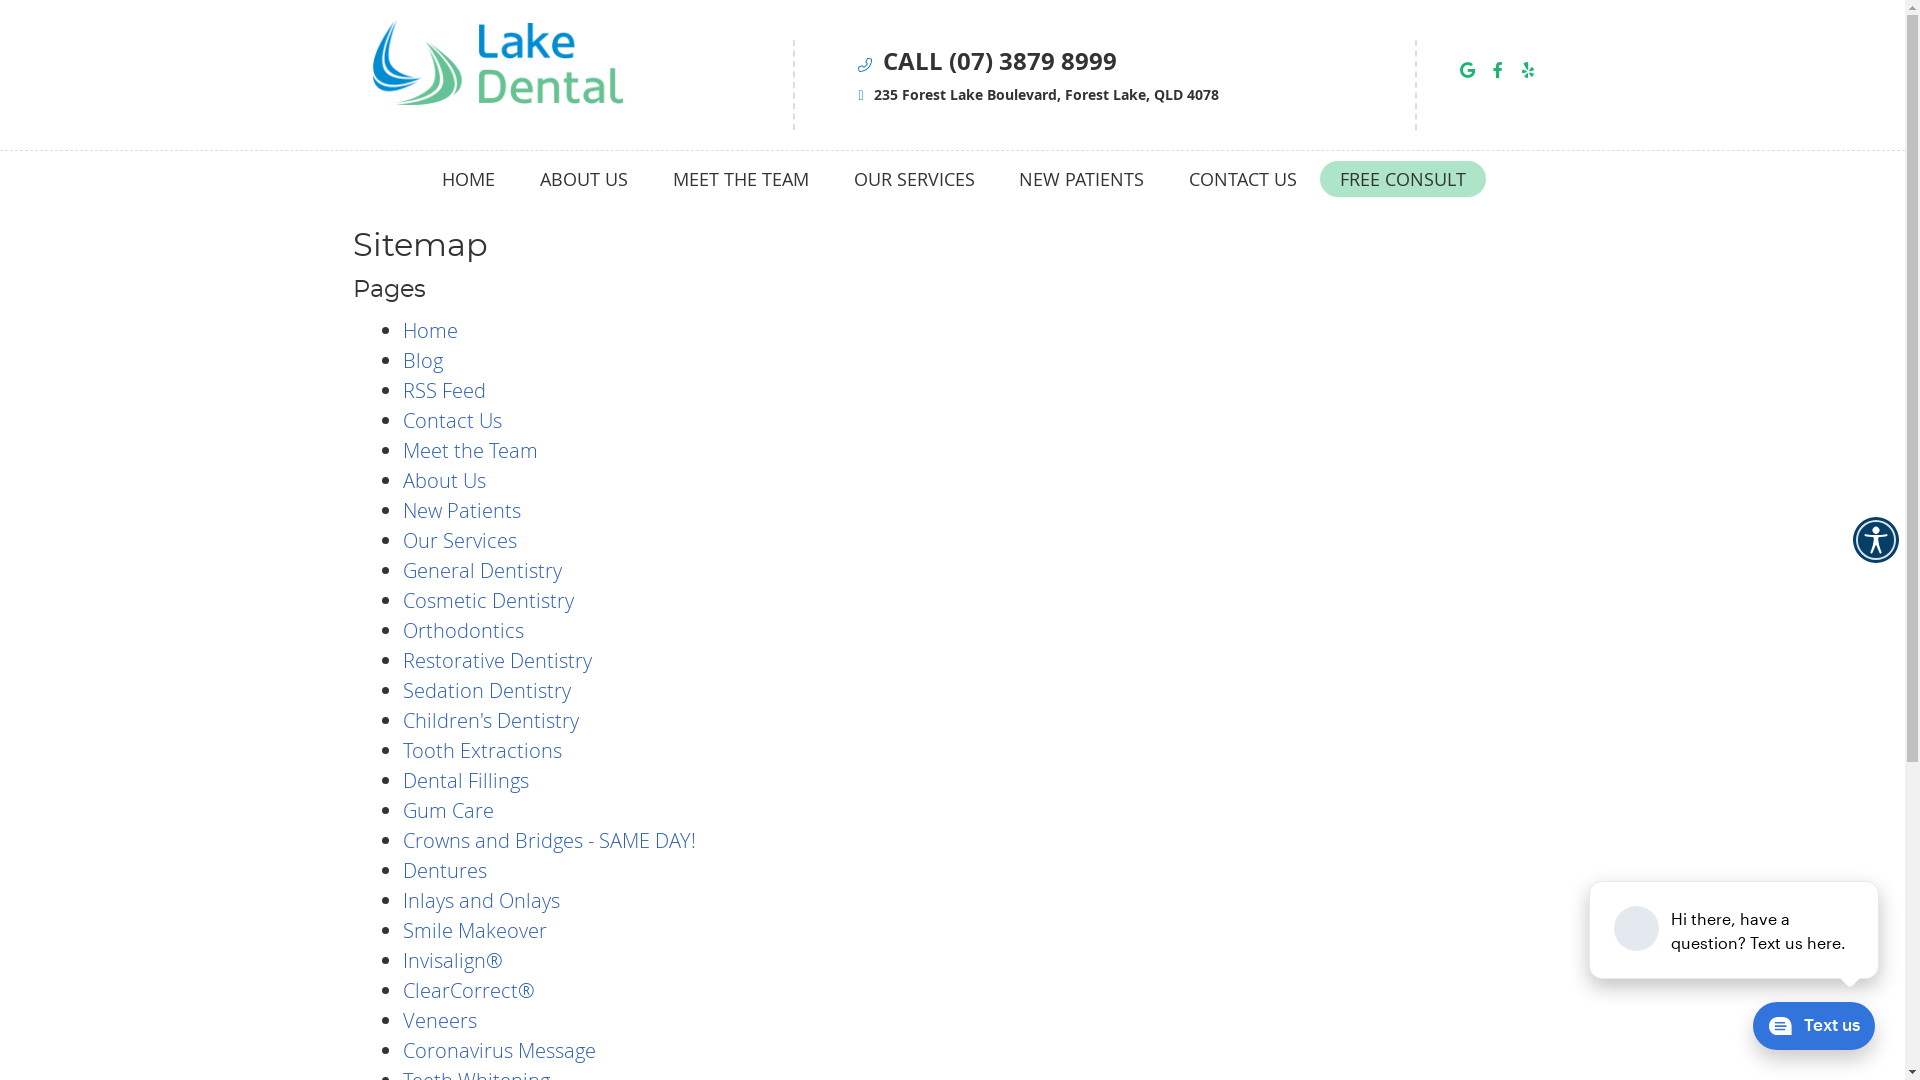 The width and height of the screenshot is (1920, 1080). Describe the element at coordinates (442, 480) in the screenshot. I see `'About Us'` at that location.